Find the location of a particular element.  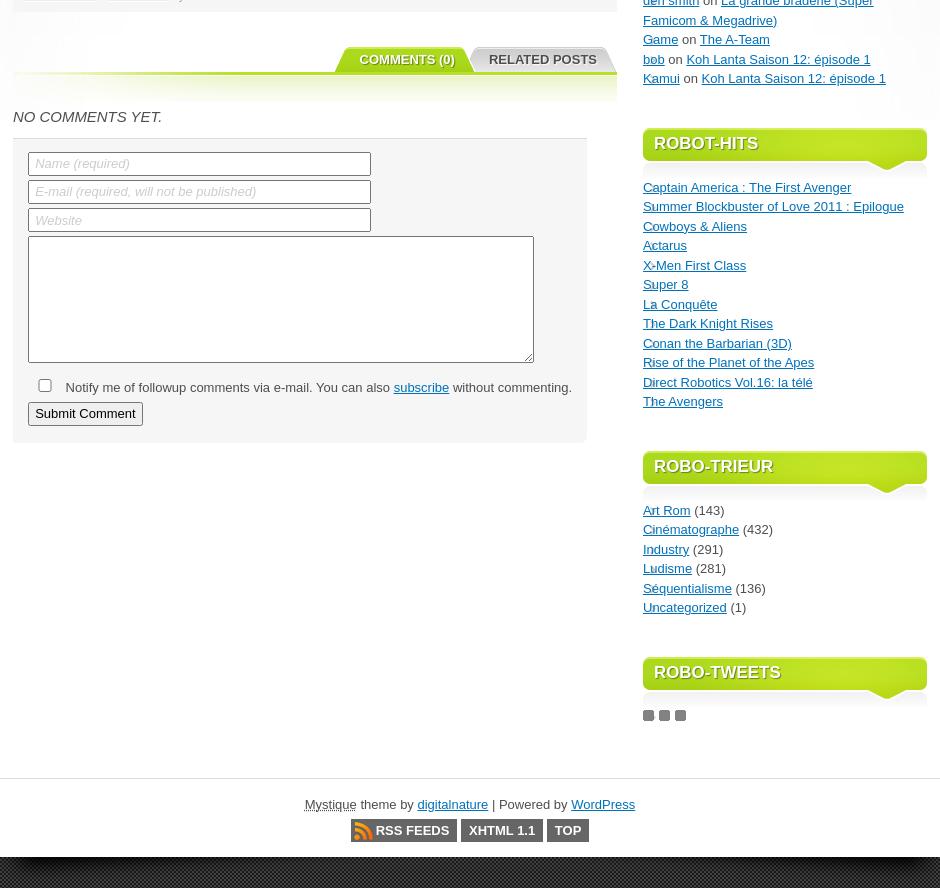

'| Powered by' is located at coordinates (528, 804).